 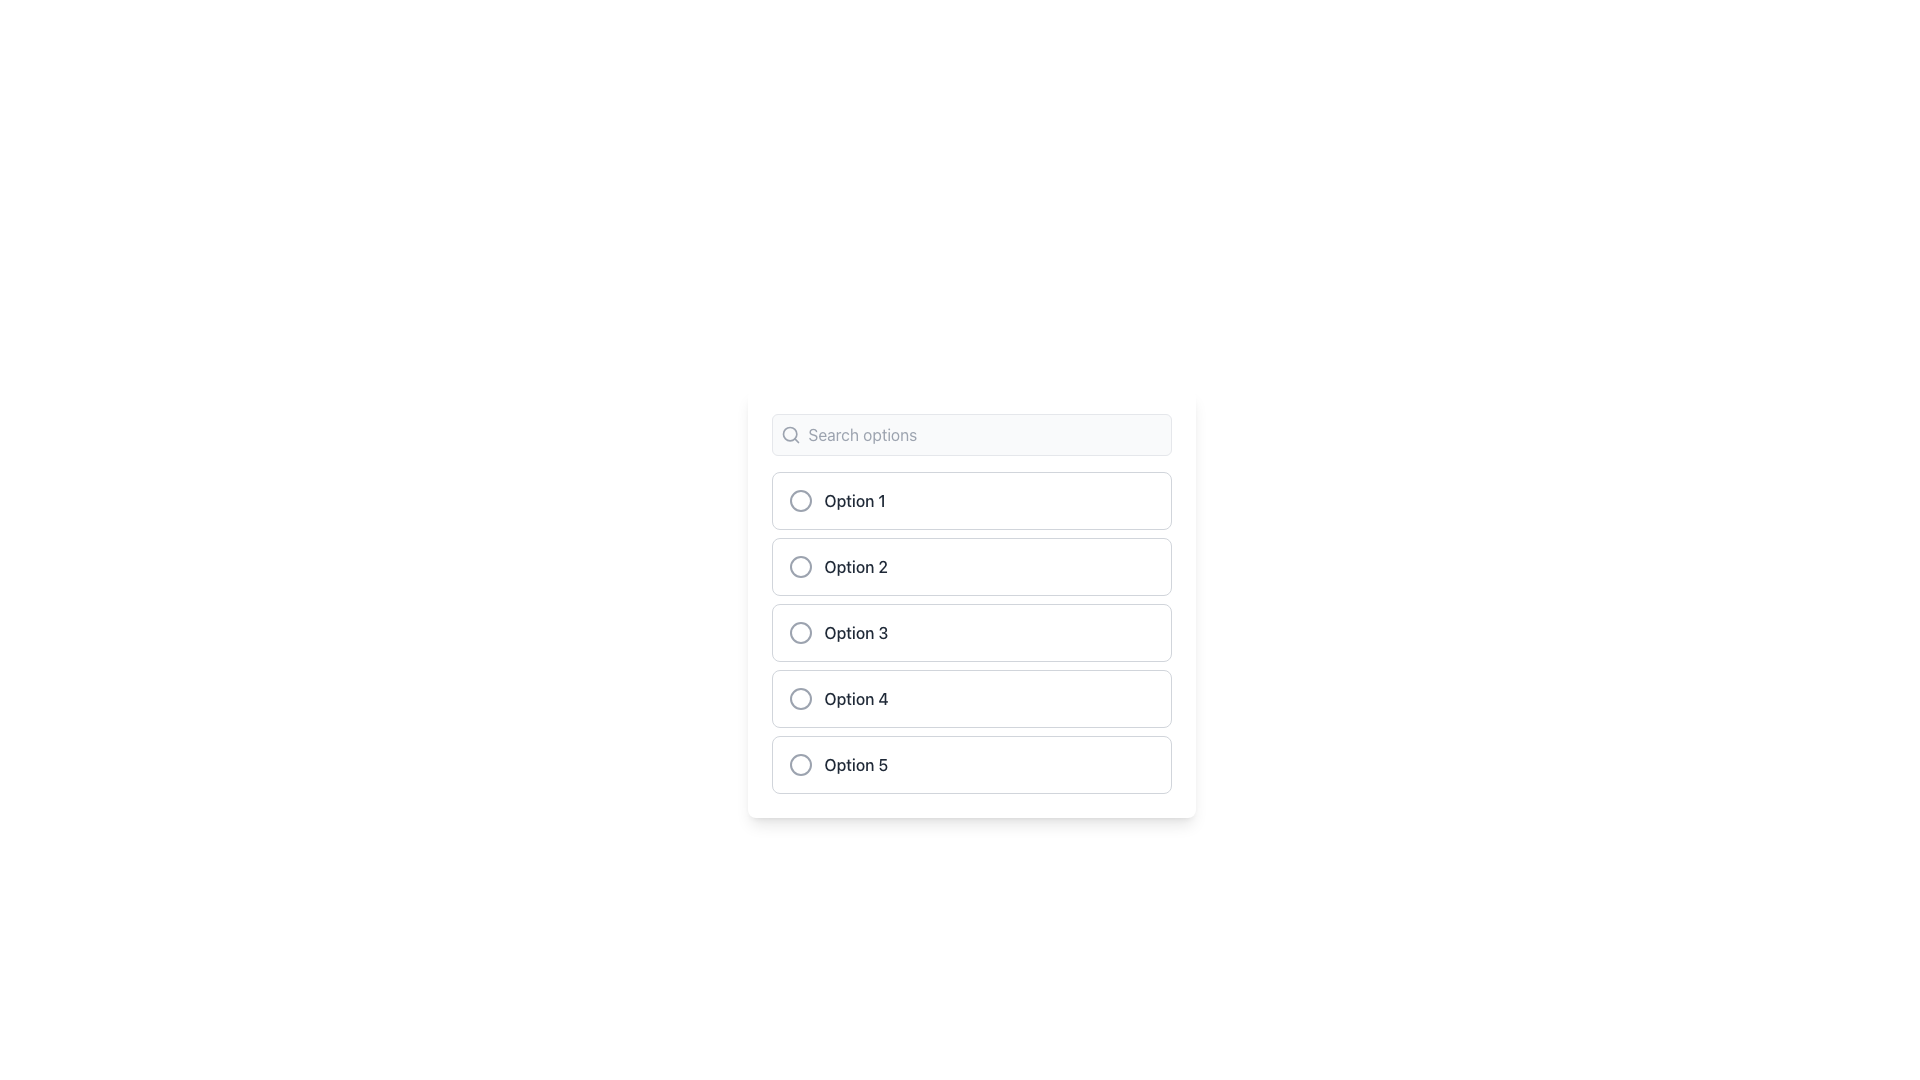 I want to click on the circular lens of the magnifying glass icon within the search bar, which visually indicates the search functionality, so click(x=788, y=433).